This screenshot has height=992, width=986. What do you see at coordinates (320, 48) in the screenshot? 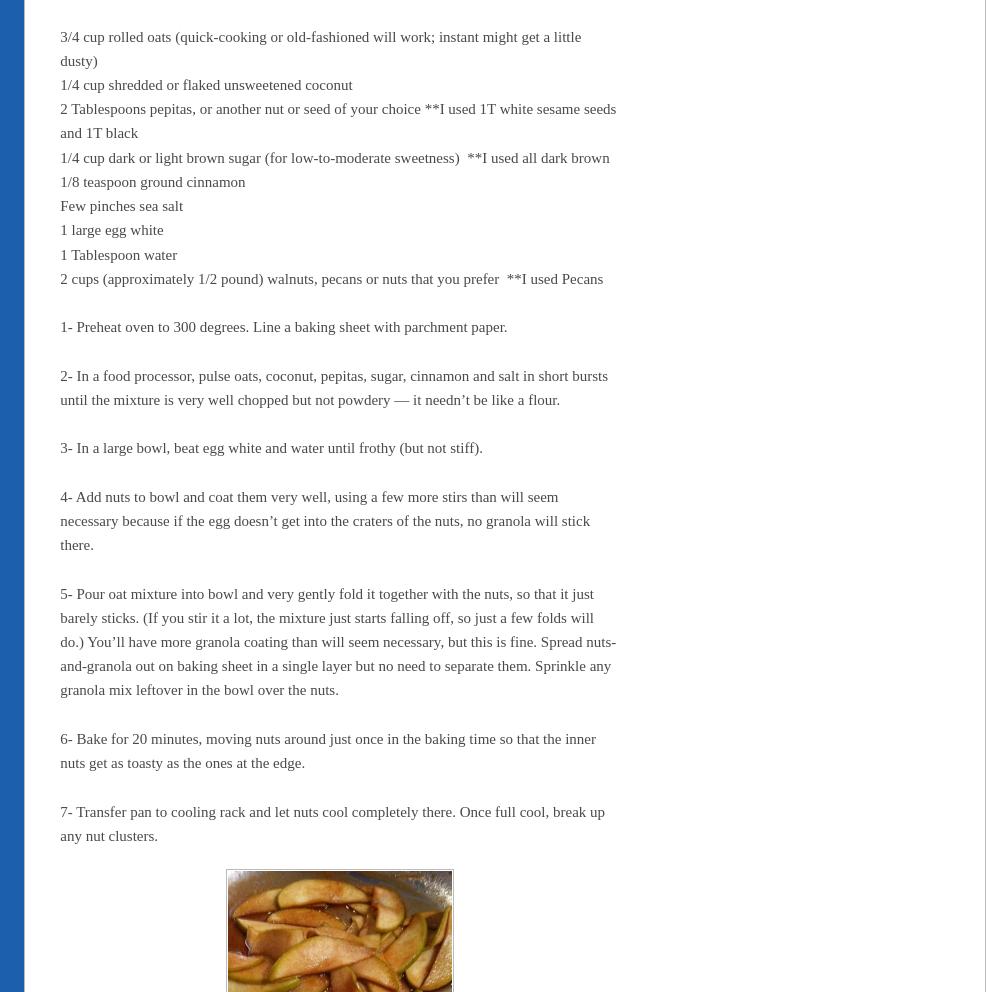
I see `'3/4 cup rolled oats (quick-cooking or old-fashioned will work; instant might get a little dusty)'` at bounding box center [320, 48].